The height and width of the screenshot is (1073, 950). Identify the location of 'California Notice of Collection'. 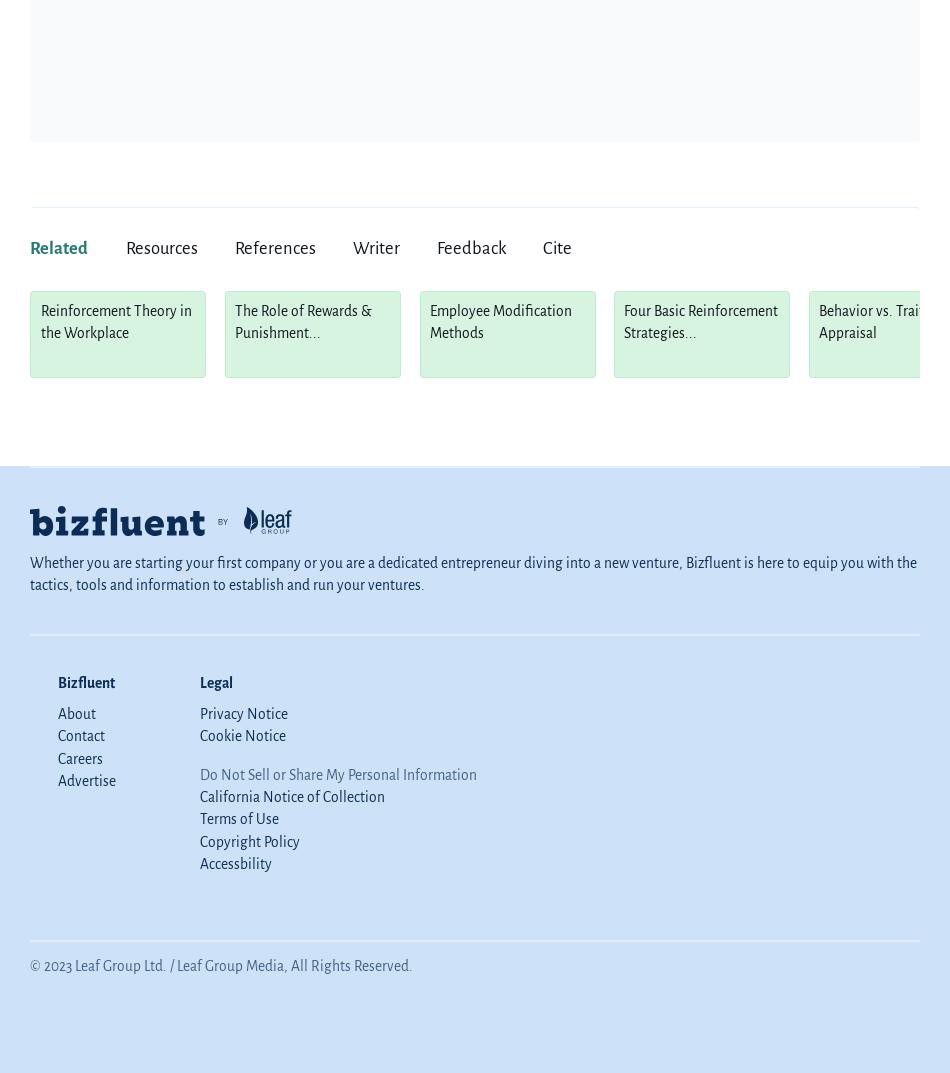
(290, 796).